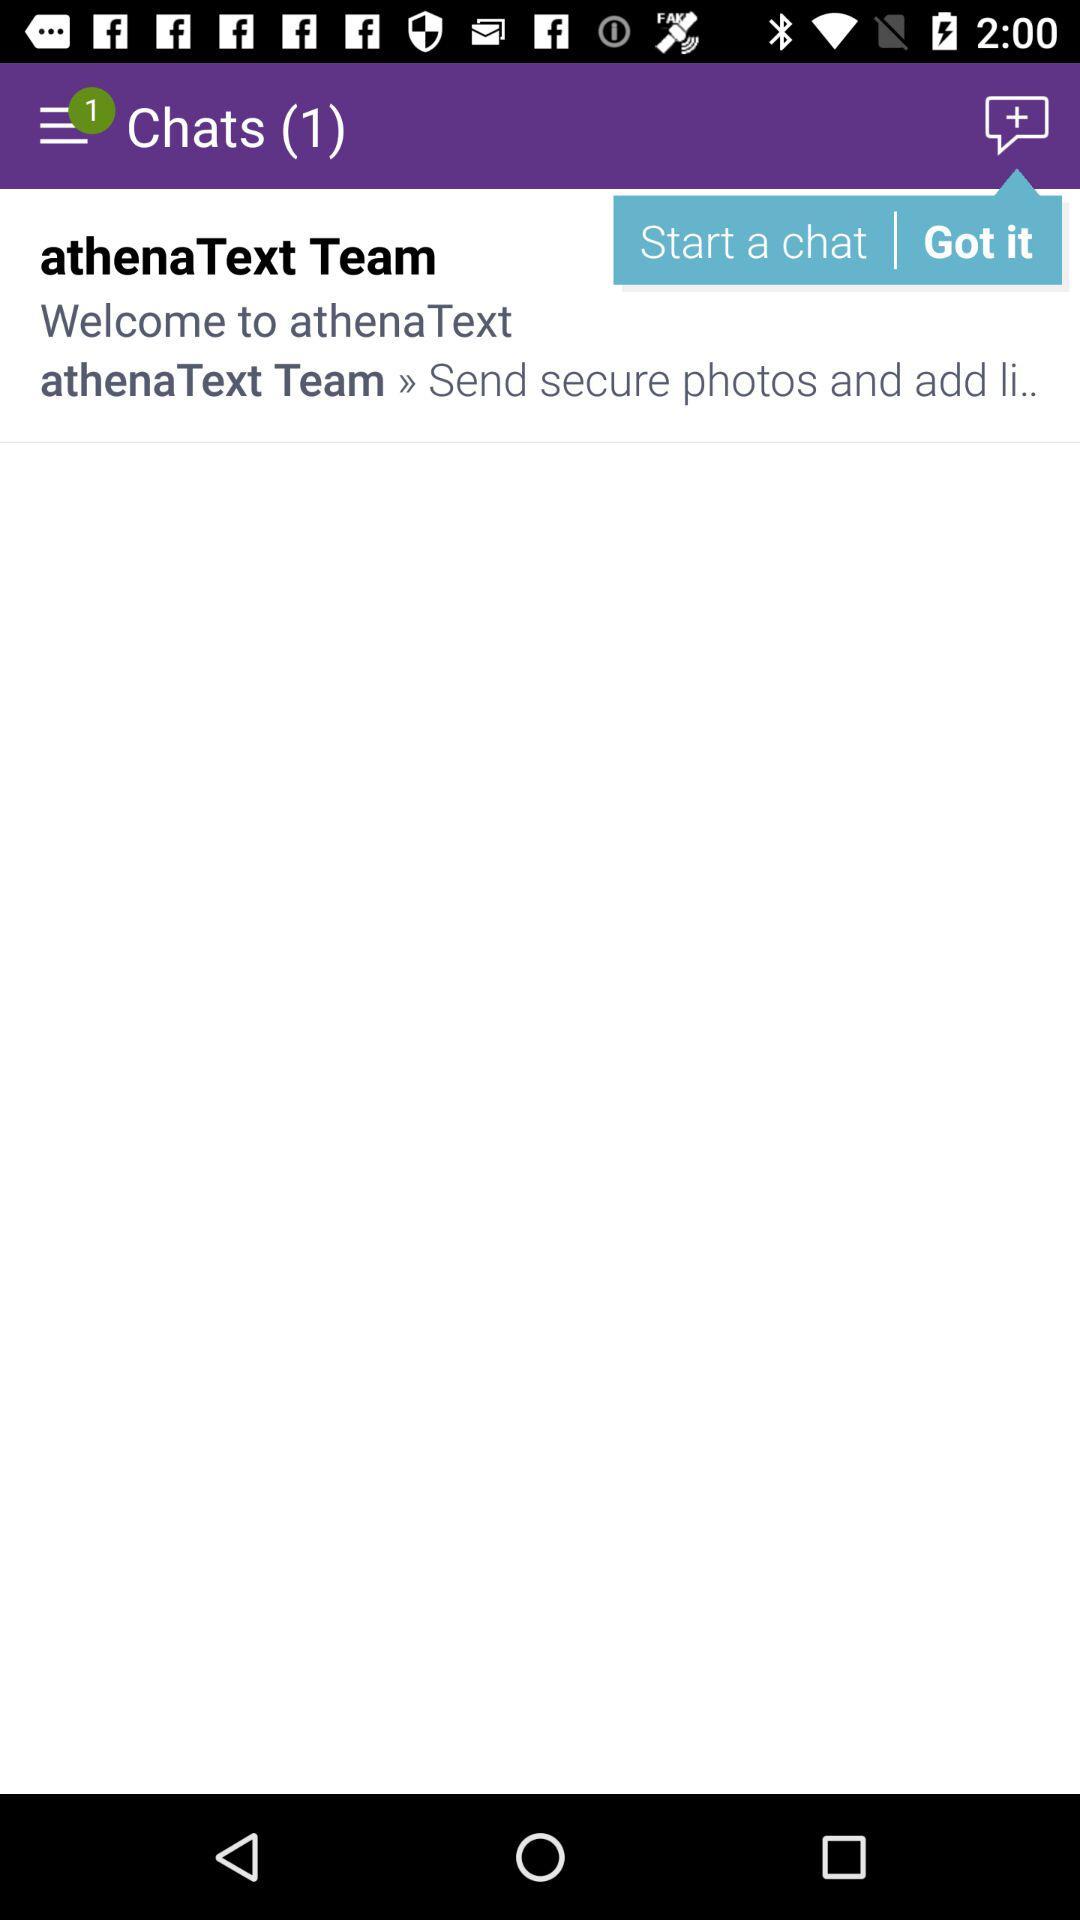  I want to click on item above the athenatext team send, so click(969, 253).